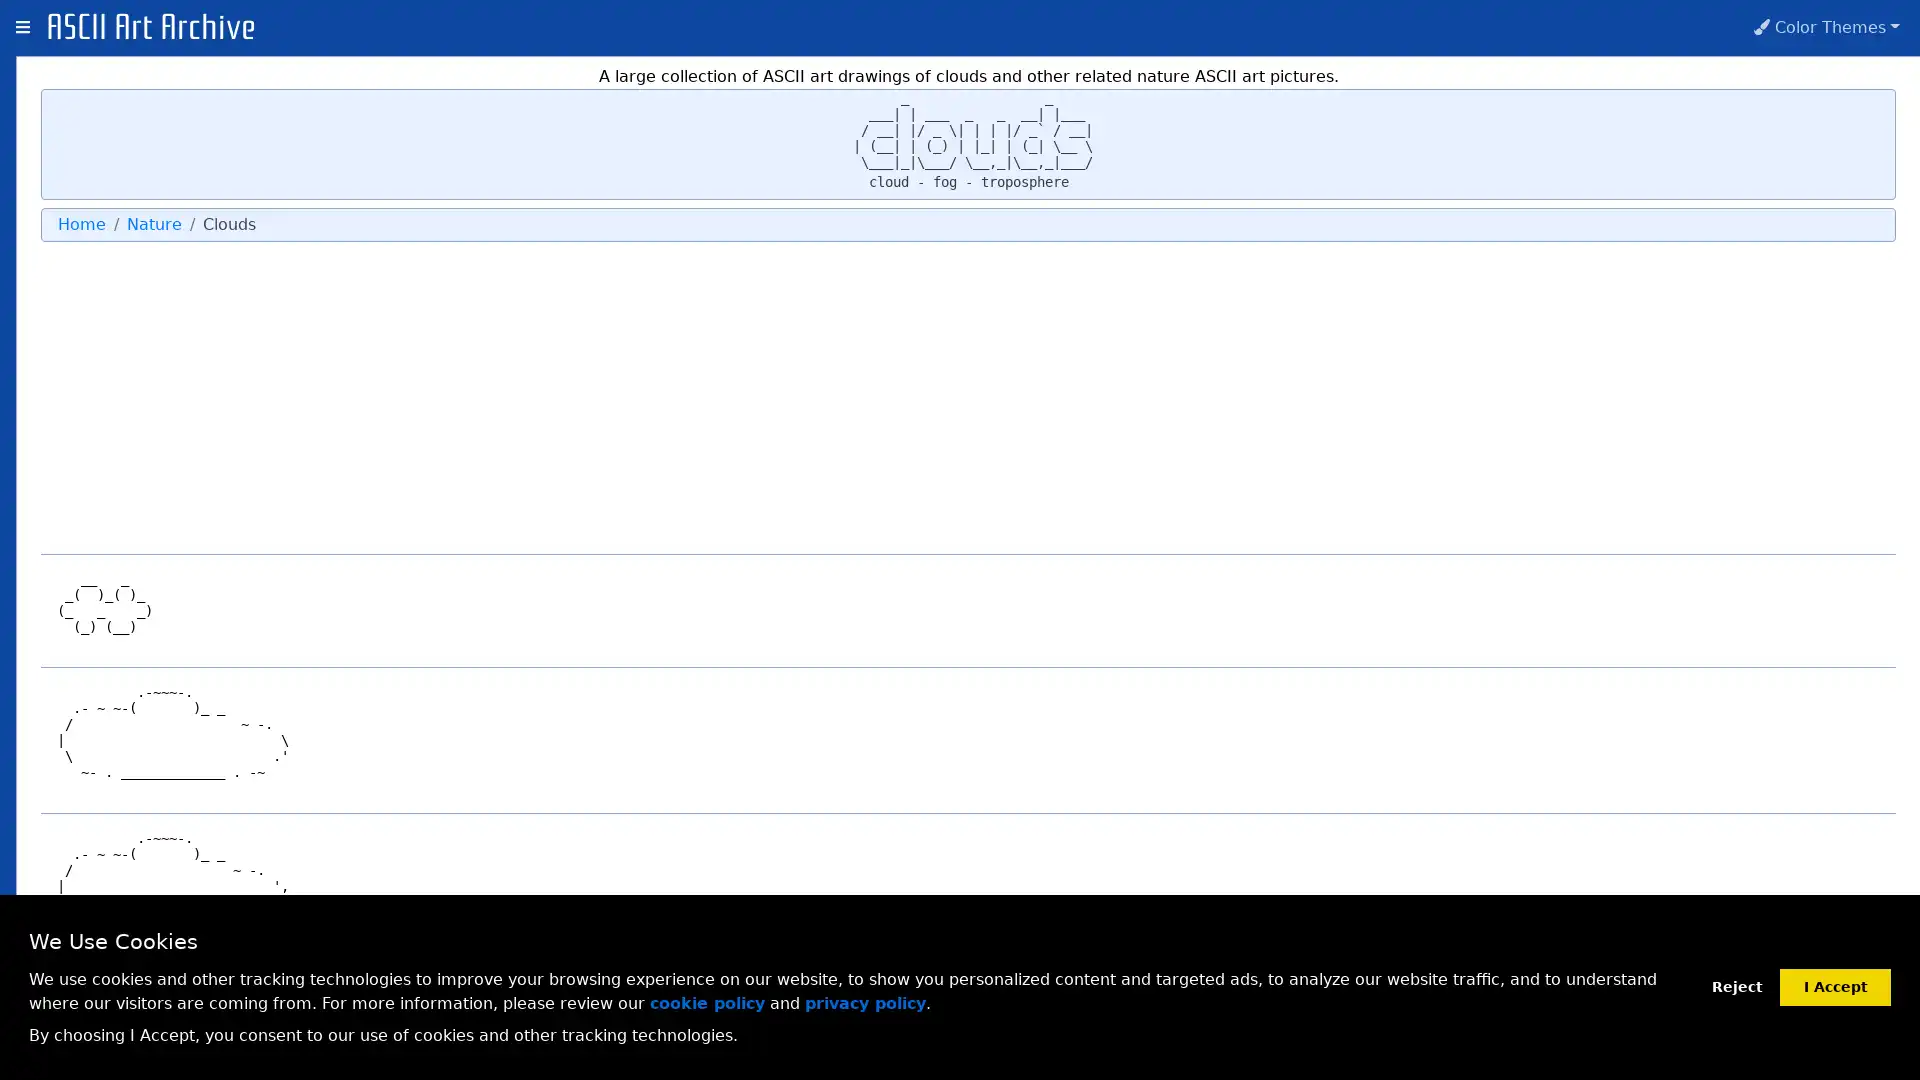 This screenshot has width=1920, height=1080. Describe the element at coordinates (1736, 986) in the screenshot. I see `Reject` at that location.